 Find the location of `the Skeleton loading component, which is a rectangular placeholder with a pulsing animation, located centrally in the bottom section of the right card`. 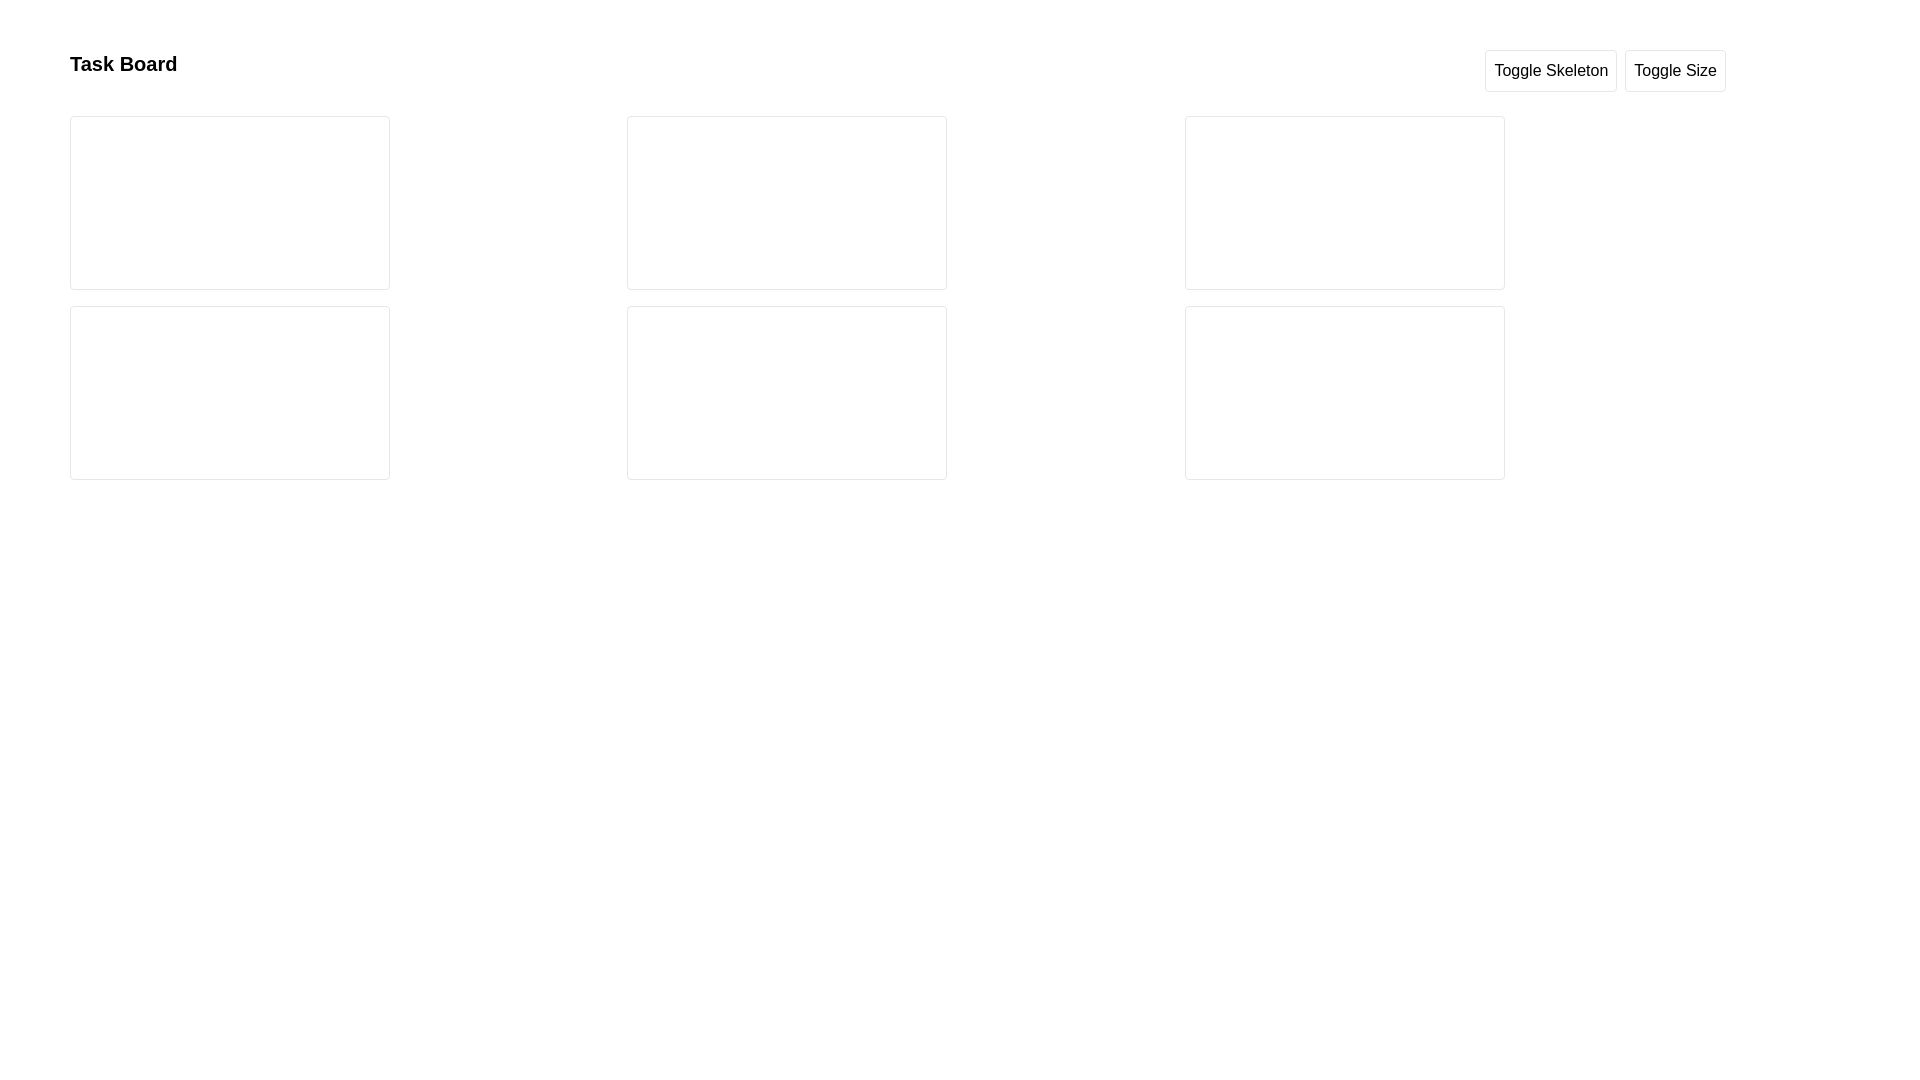

the Skeleton loading component, which is a rectangular placeholder with a pulsing animation, located centrally in the bottom section of the right card is located at coordinates (1296, 452).